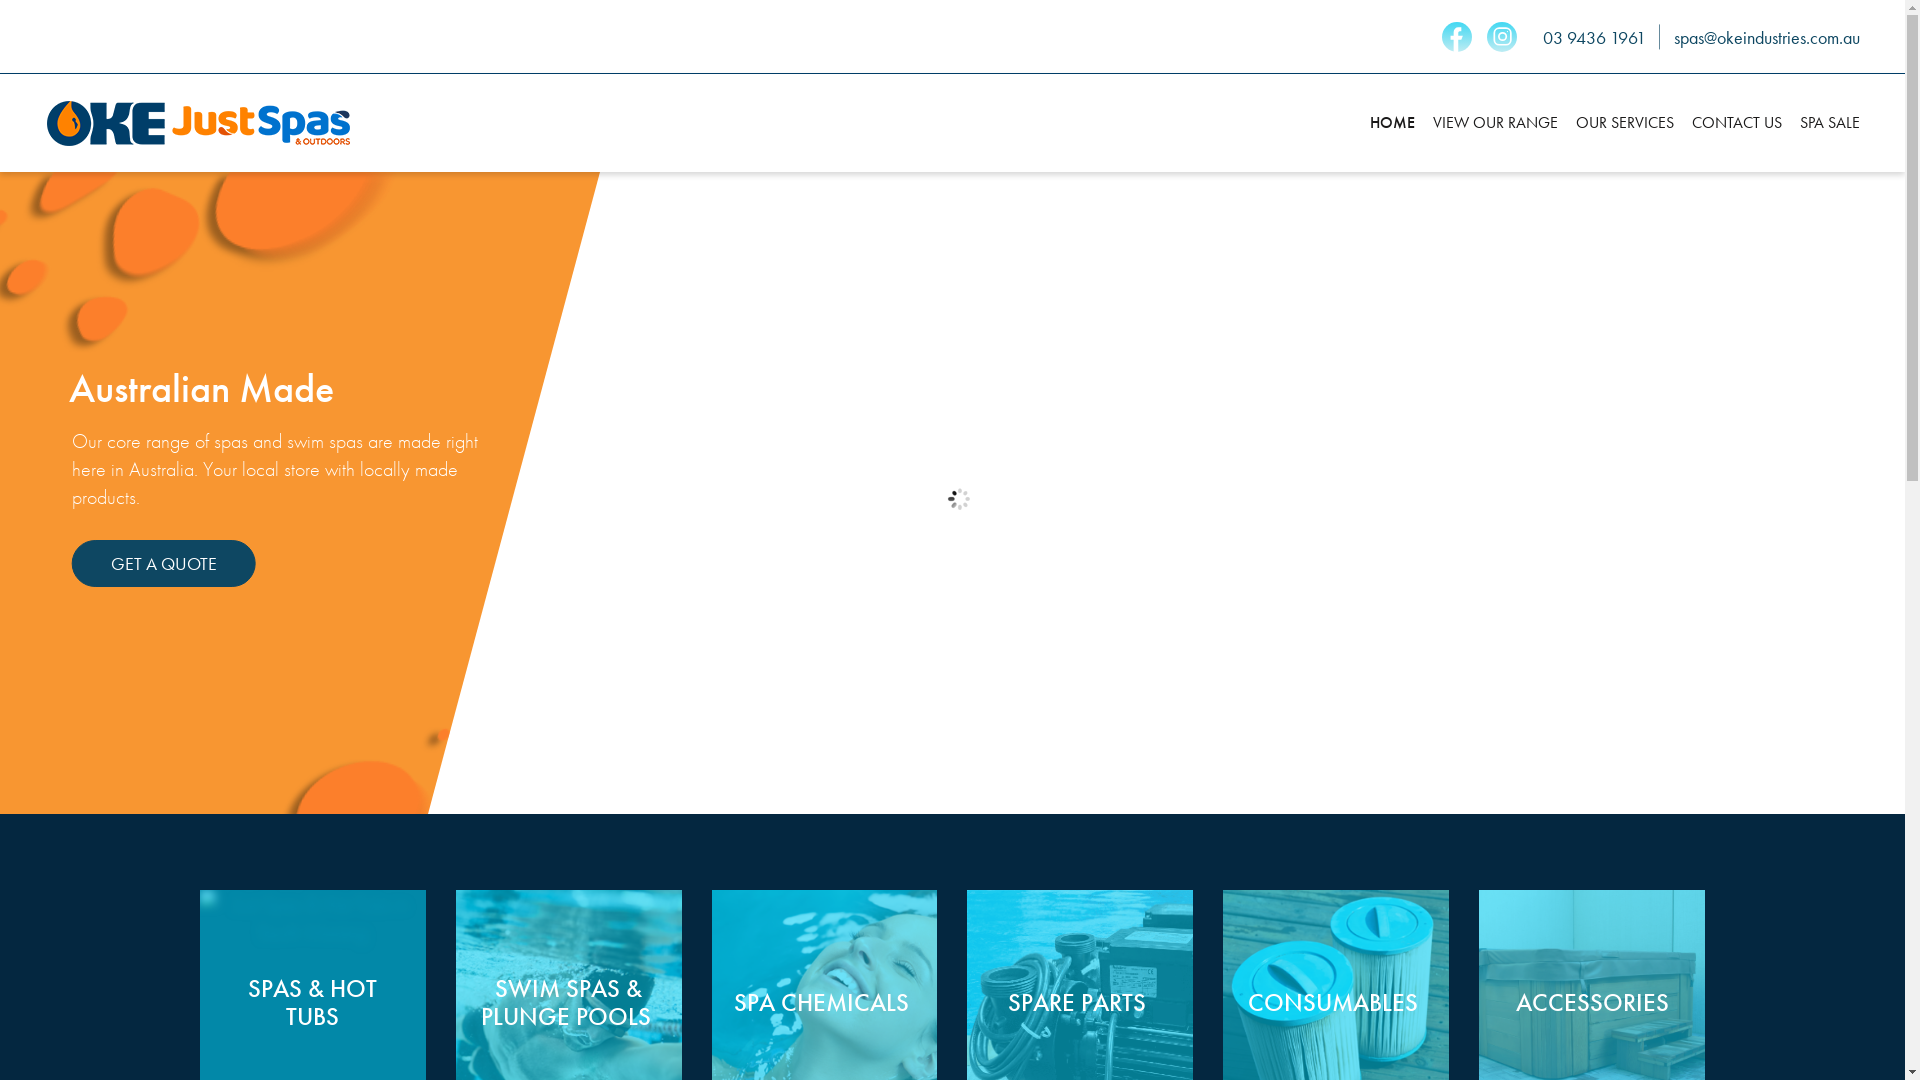  What do you see at coordinates (568, 1002) in the screenshot?
I see `'SWIM SPAS &` at bounding box center [568, 1002].